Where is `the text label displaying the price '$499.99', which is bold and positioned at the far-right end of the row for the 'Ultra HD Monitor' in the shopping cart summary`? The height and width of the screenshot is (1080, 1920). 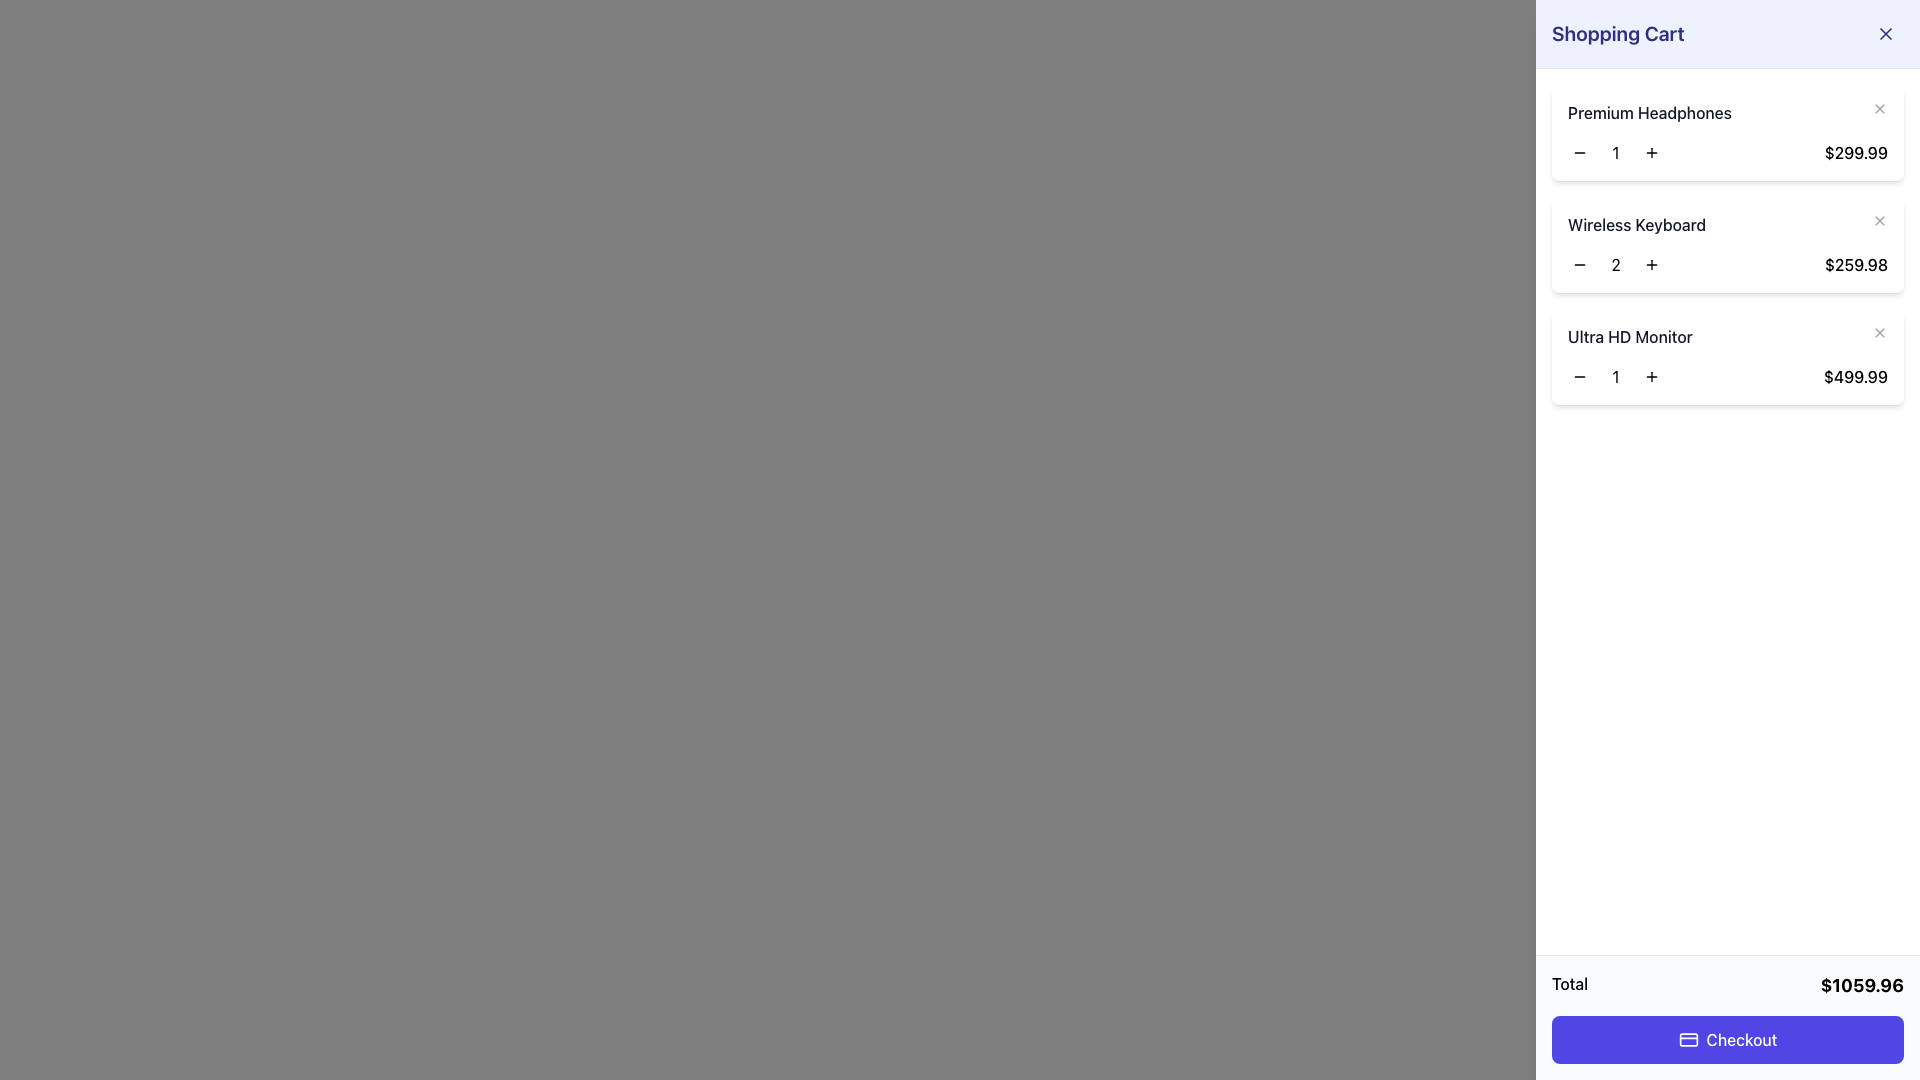 the text label displaying the price '$499.99', which is bold and positioned at the far-right end of the row for the 'Ultra HD Monitor' in the shopping cart summary is located at coordinates (1854, 377).